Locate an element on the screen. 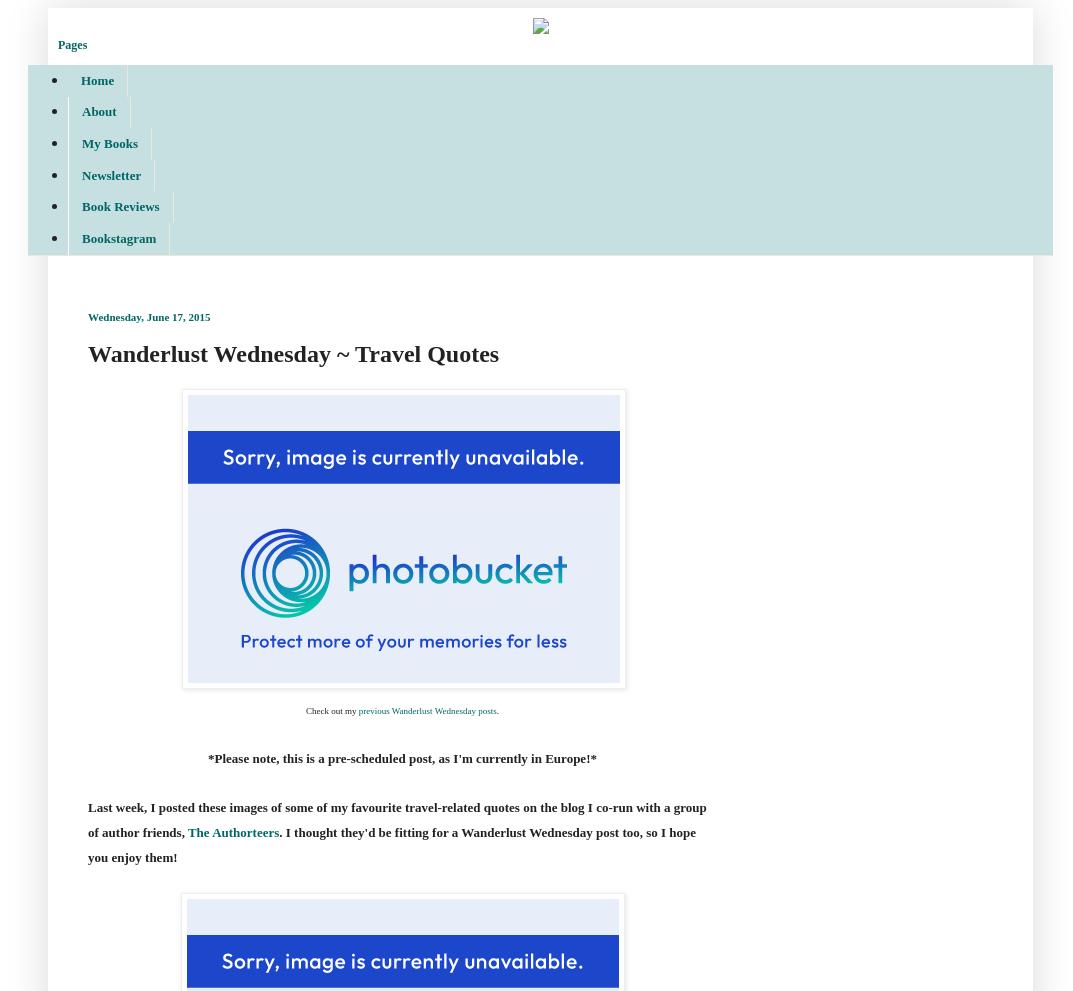 This screenshot has height=991, width=1073. 'Home' is located at coordinates (97, 79).